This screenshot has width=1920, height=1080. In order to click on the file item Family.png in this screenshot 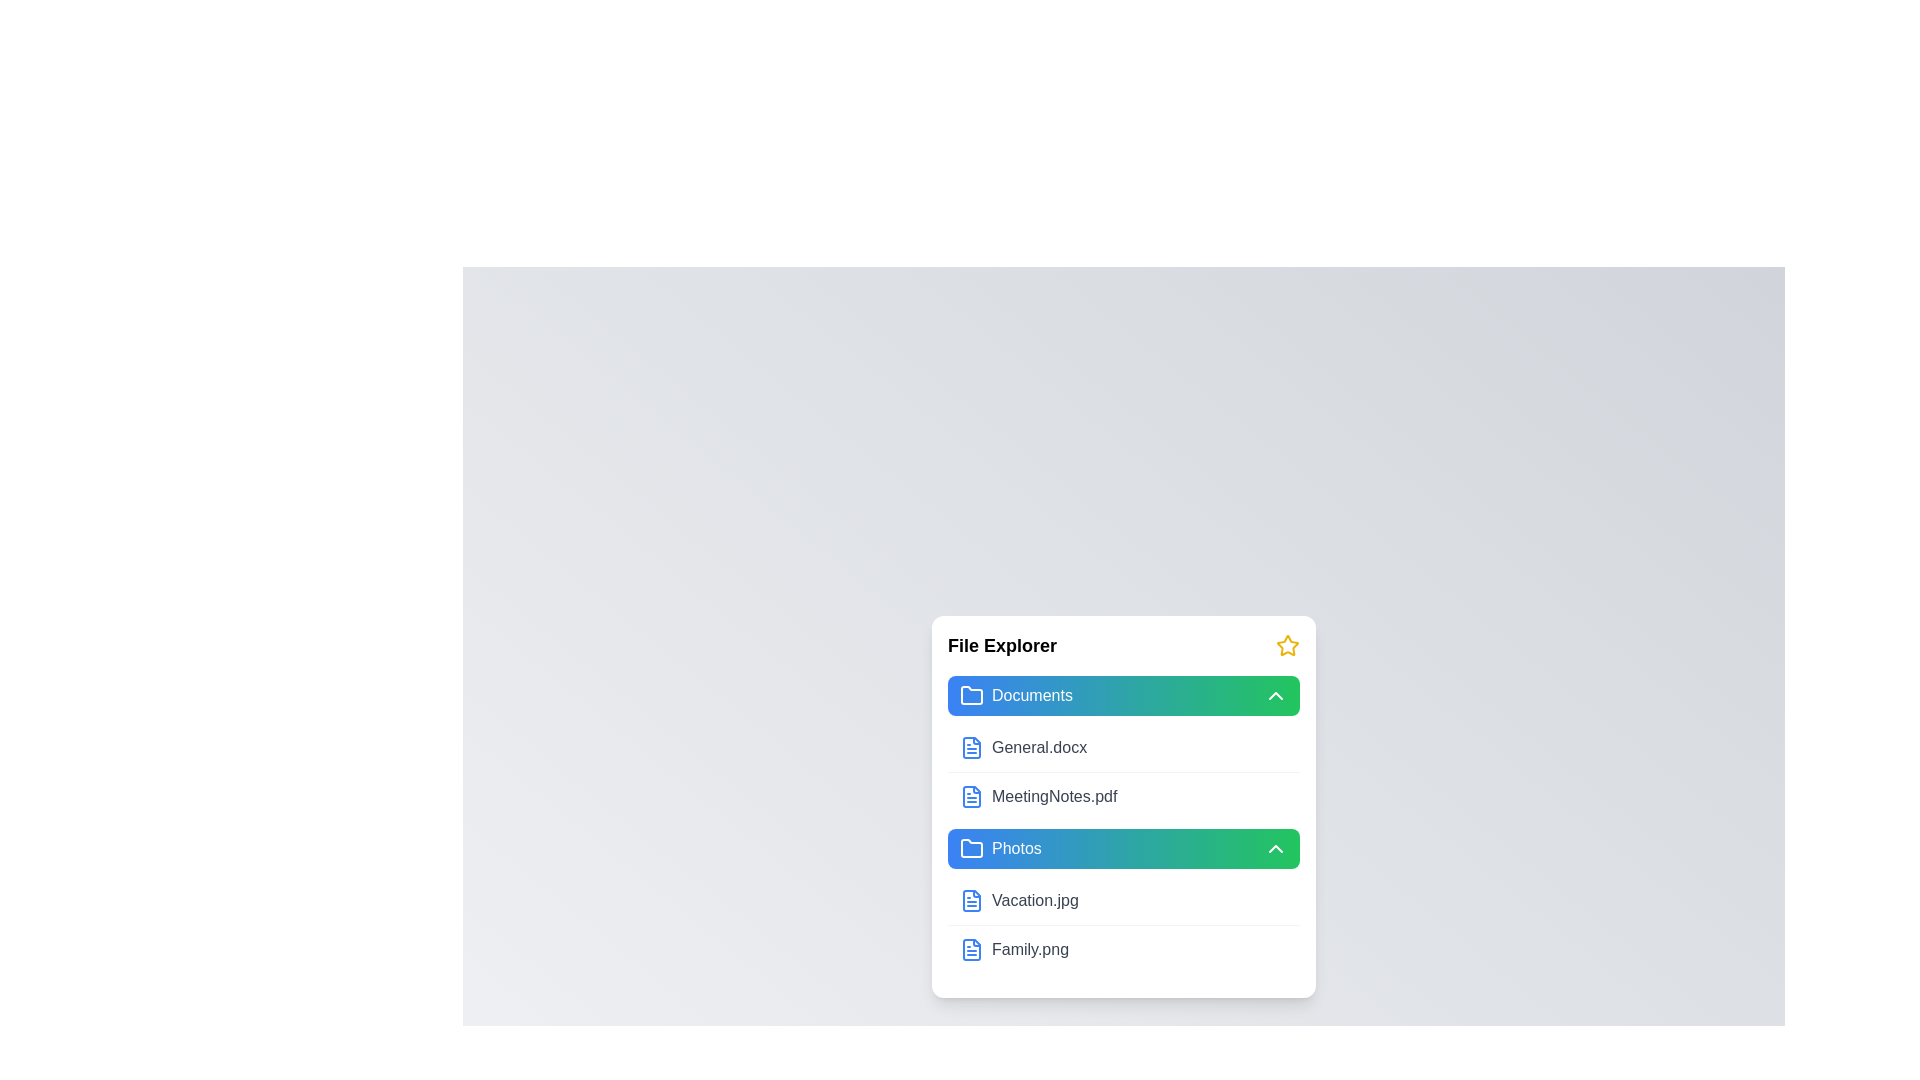, I will do `click(1123, 947)`.